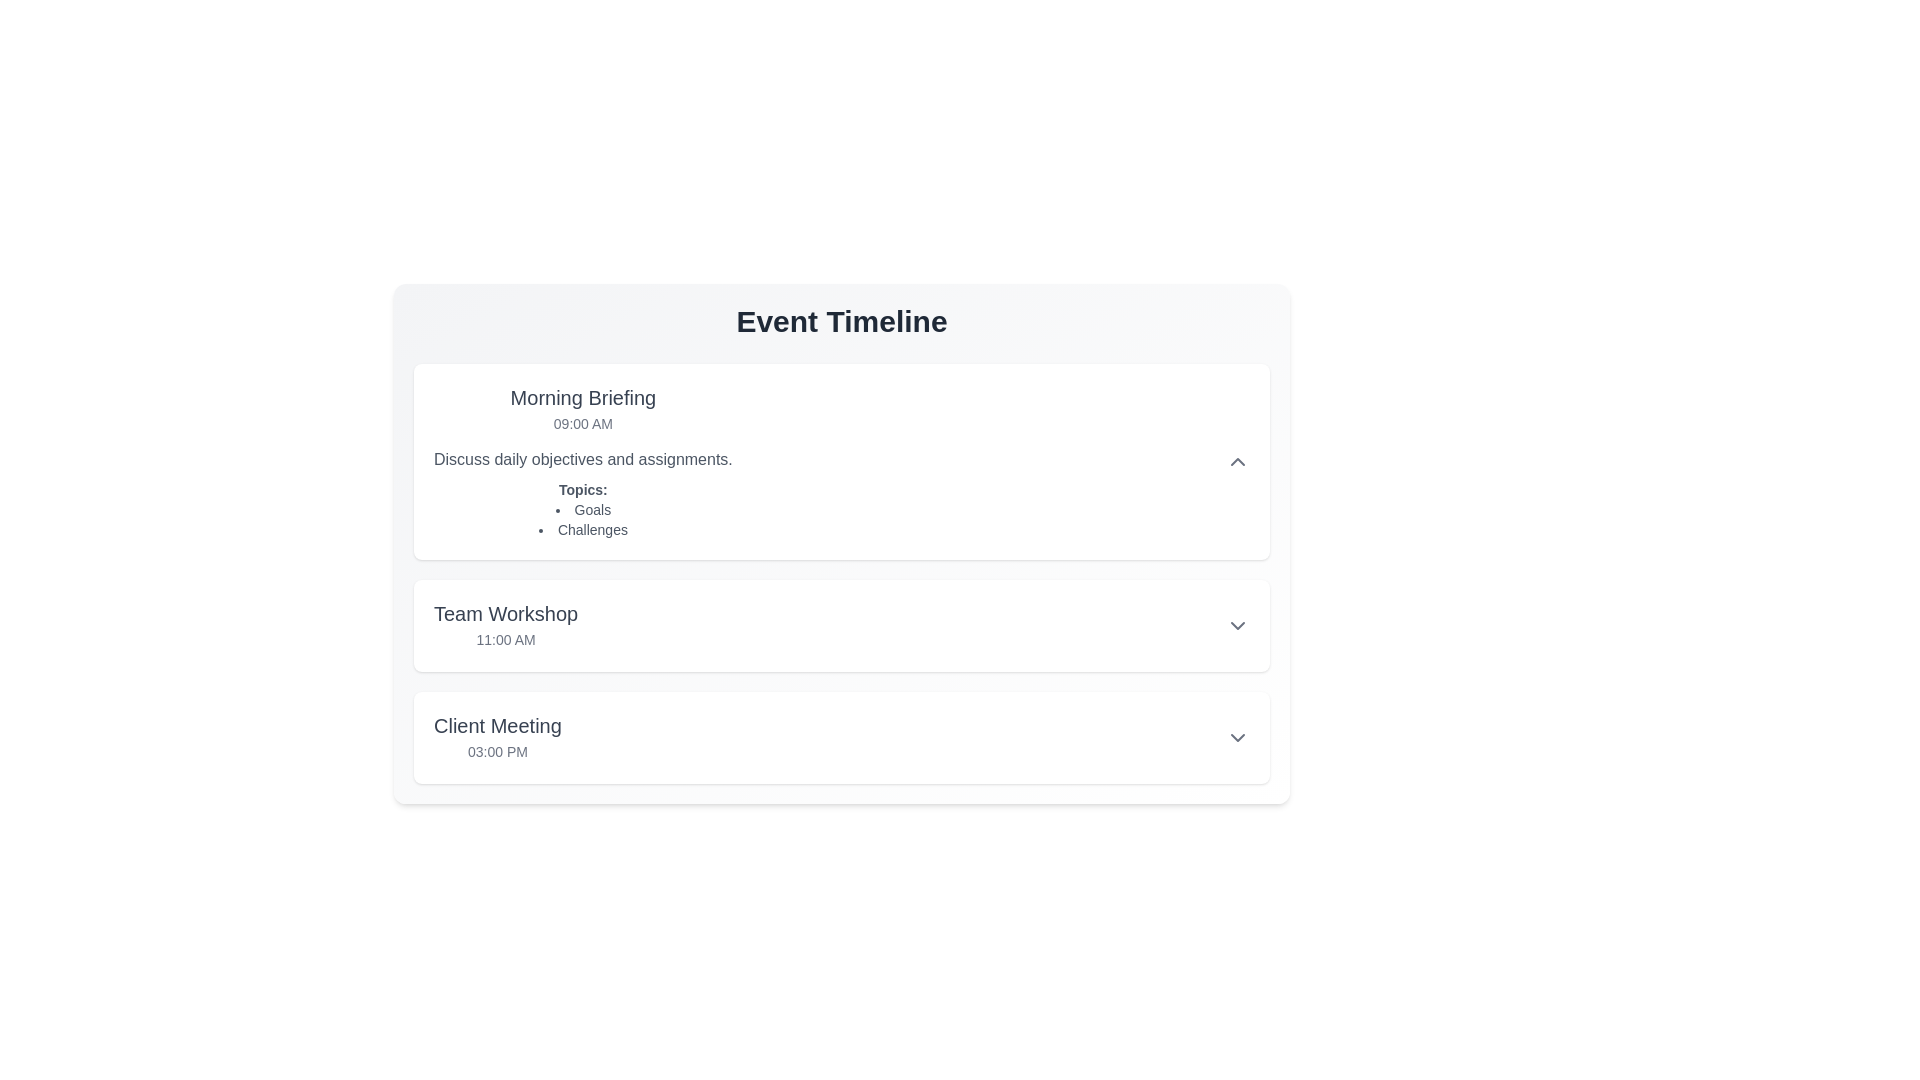 The width and height of the screenshot is (1920, 1080). What do you see at coordinates (841, 320) in the screenshot?
I see `the 'Event Timeline' header, which is displayed in a large, bold font at the top of its section, centered horizontally in dark gray against a lighter background` at bounding box center [841, 320].